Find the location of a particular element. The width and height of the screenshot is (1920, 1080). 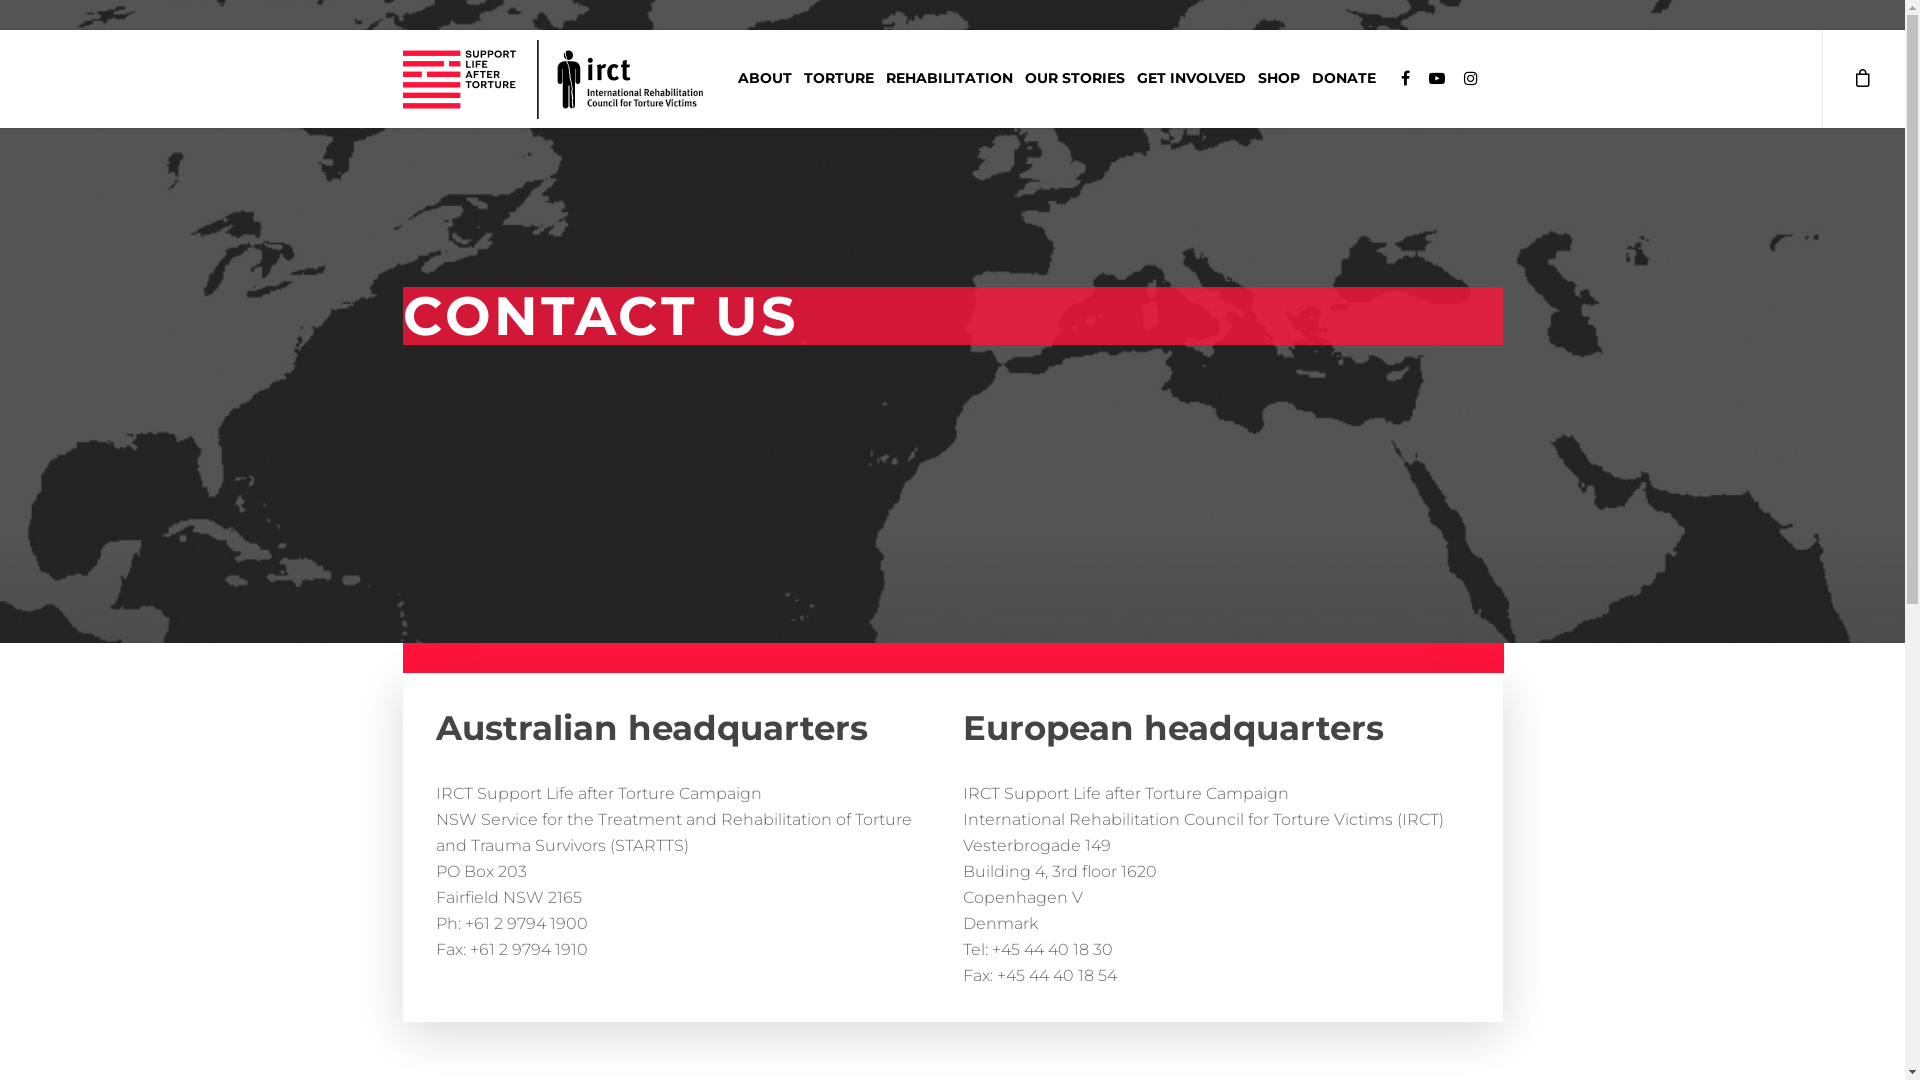

'ABOUT' is located at coordinates (730, 82).